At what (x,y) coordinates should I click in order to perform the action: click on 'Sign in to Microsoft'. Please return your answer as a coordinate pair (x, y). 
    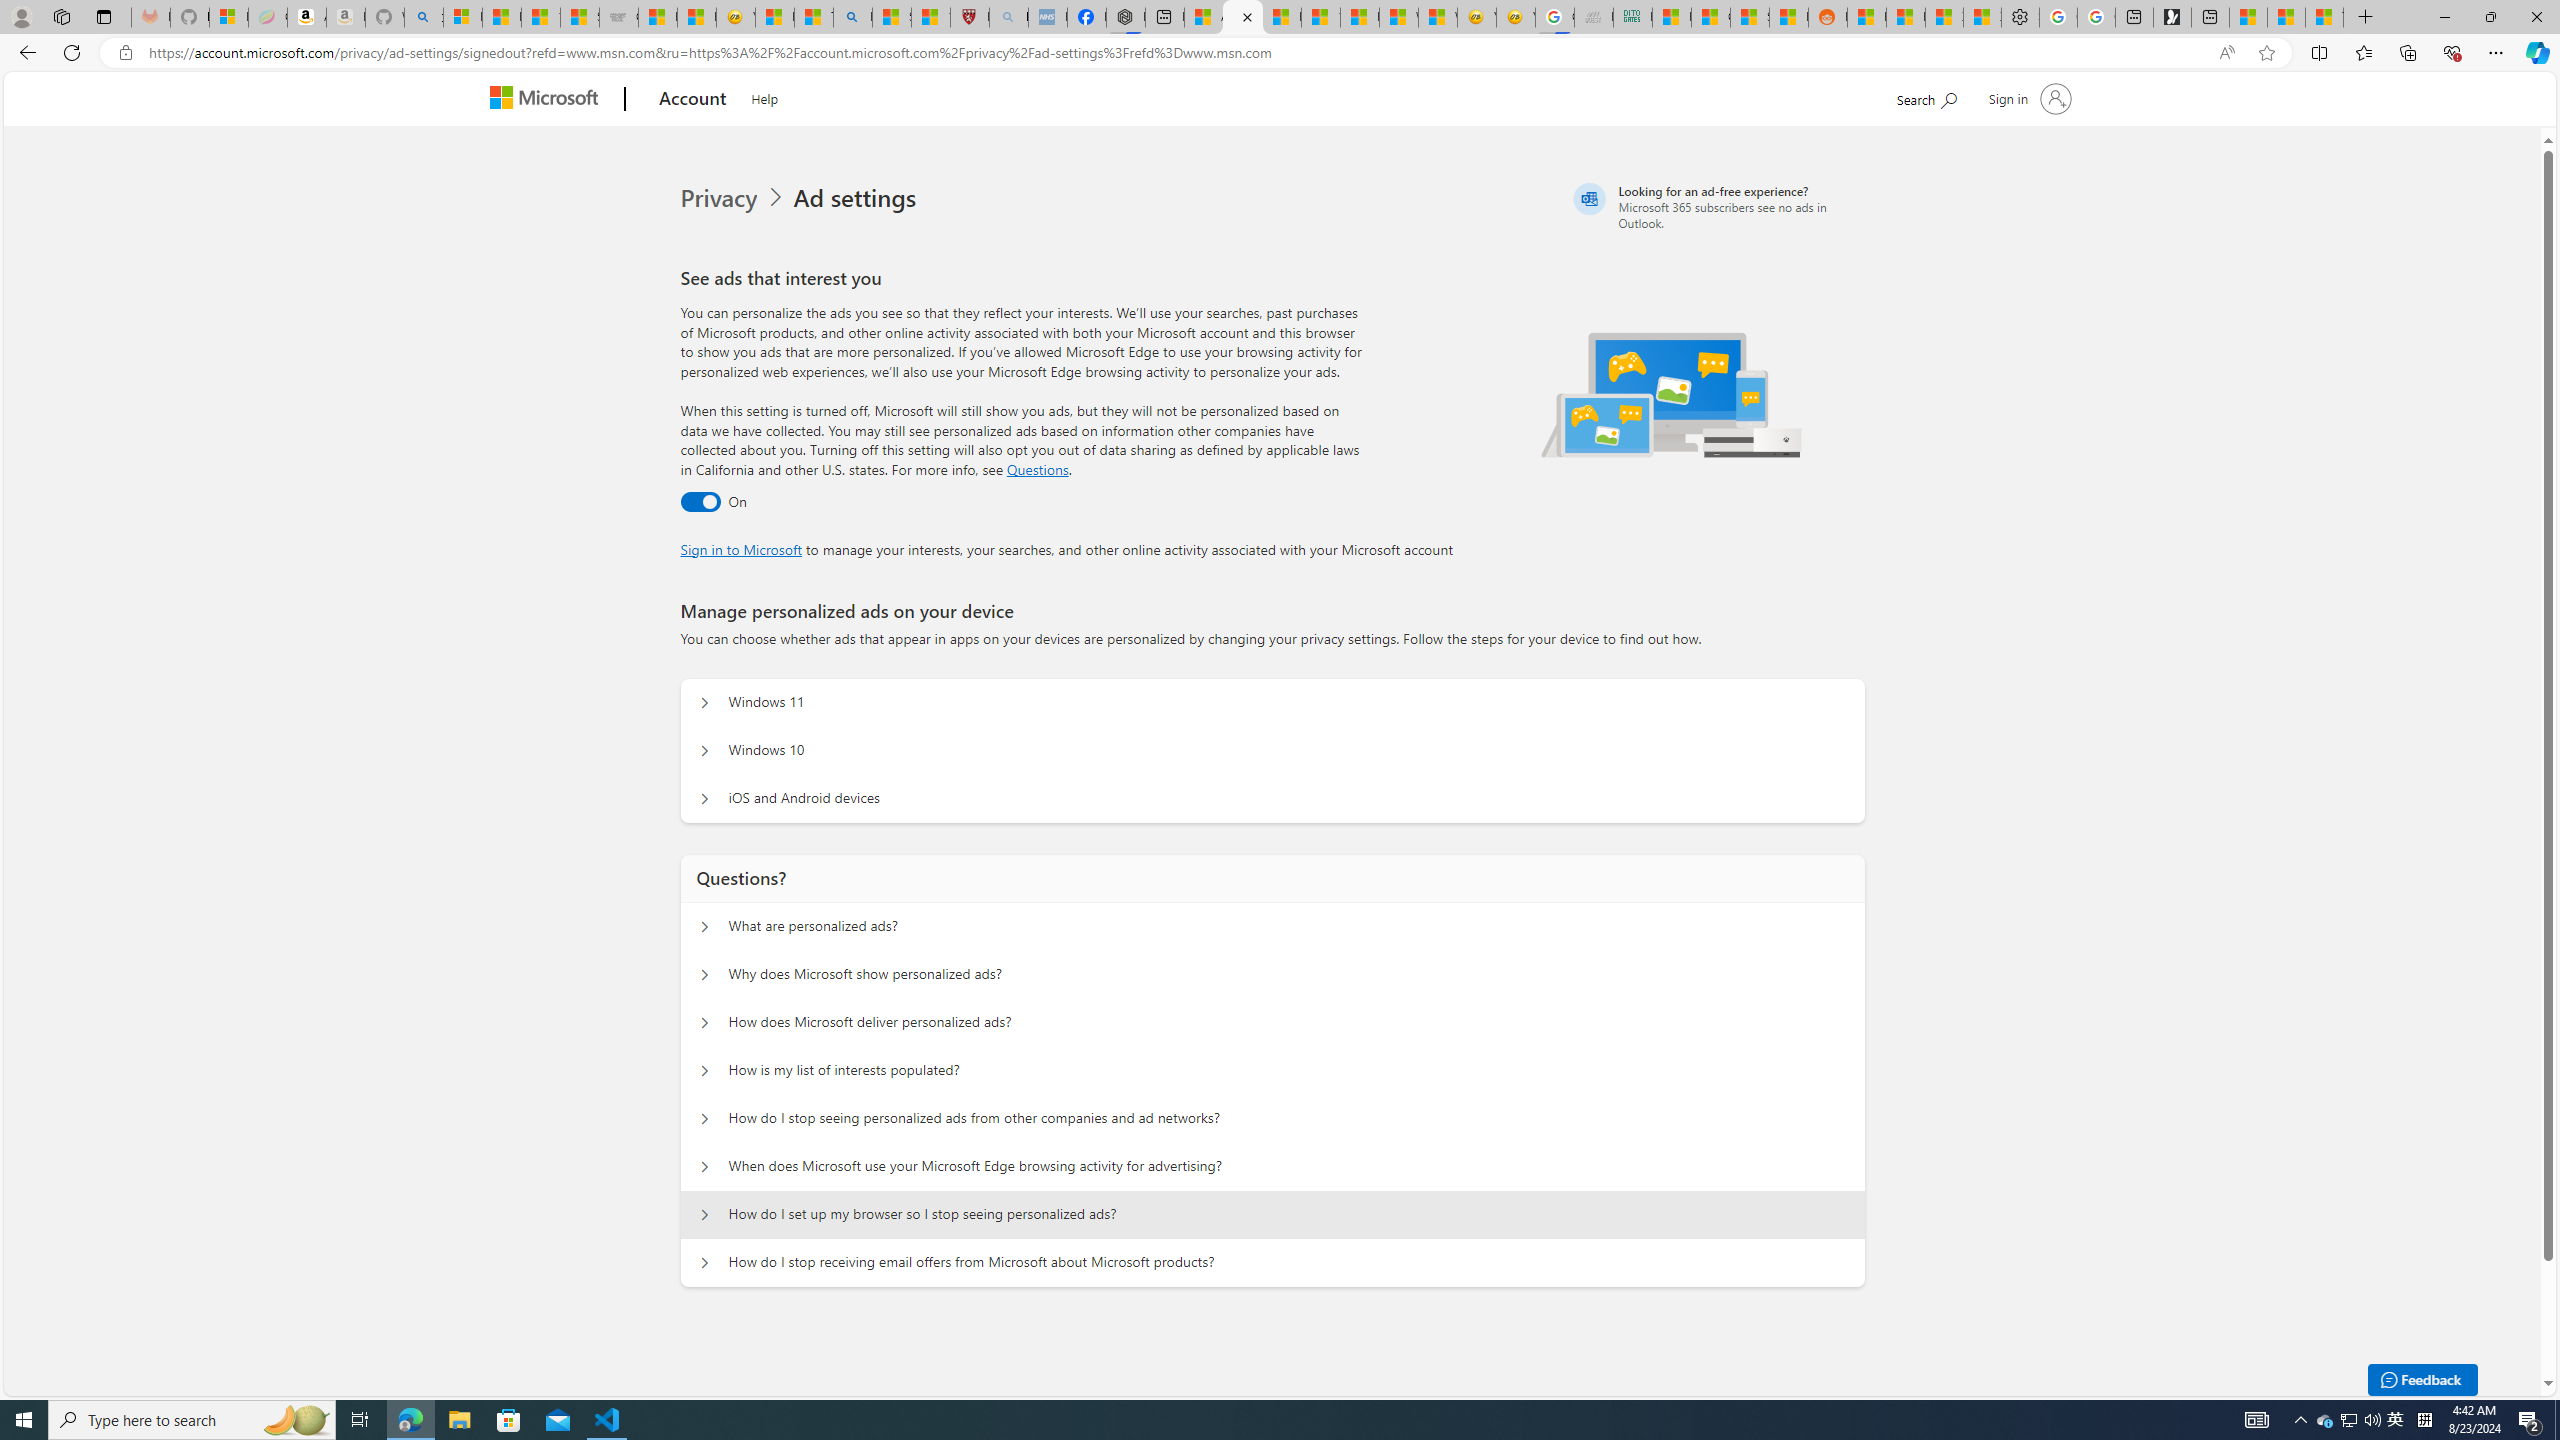
    Looking at the image, I should click on (741, 547).